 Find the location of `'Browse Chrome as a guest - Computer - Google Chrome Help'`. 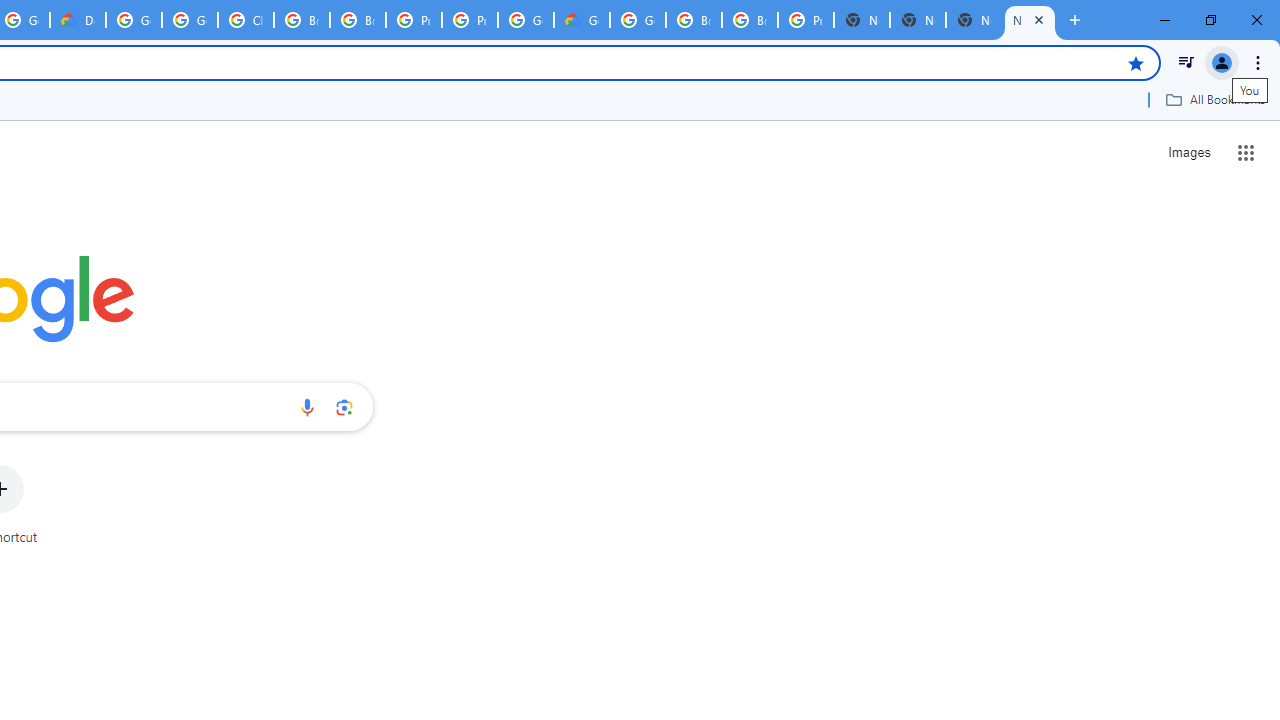

'Browse Chrome as a guest - Computer - Google Chrome Help' is located at coordinates (301, 20).